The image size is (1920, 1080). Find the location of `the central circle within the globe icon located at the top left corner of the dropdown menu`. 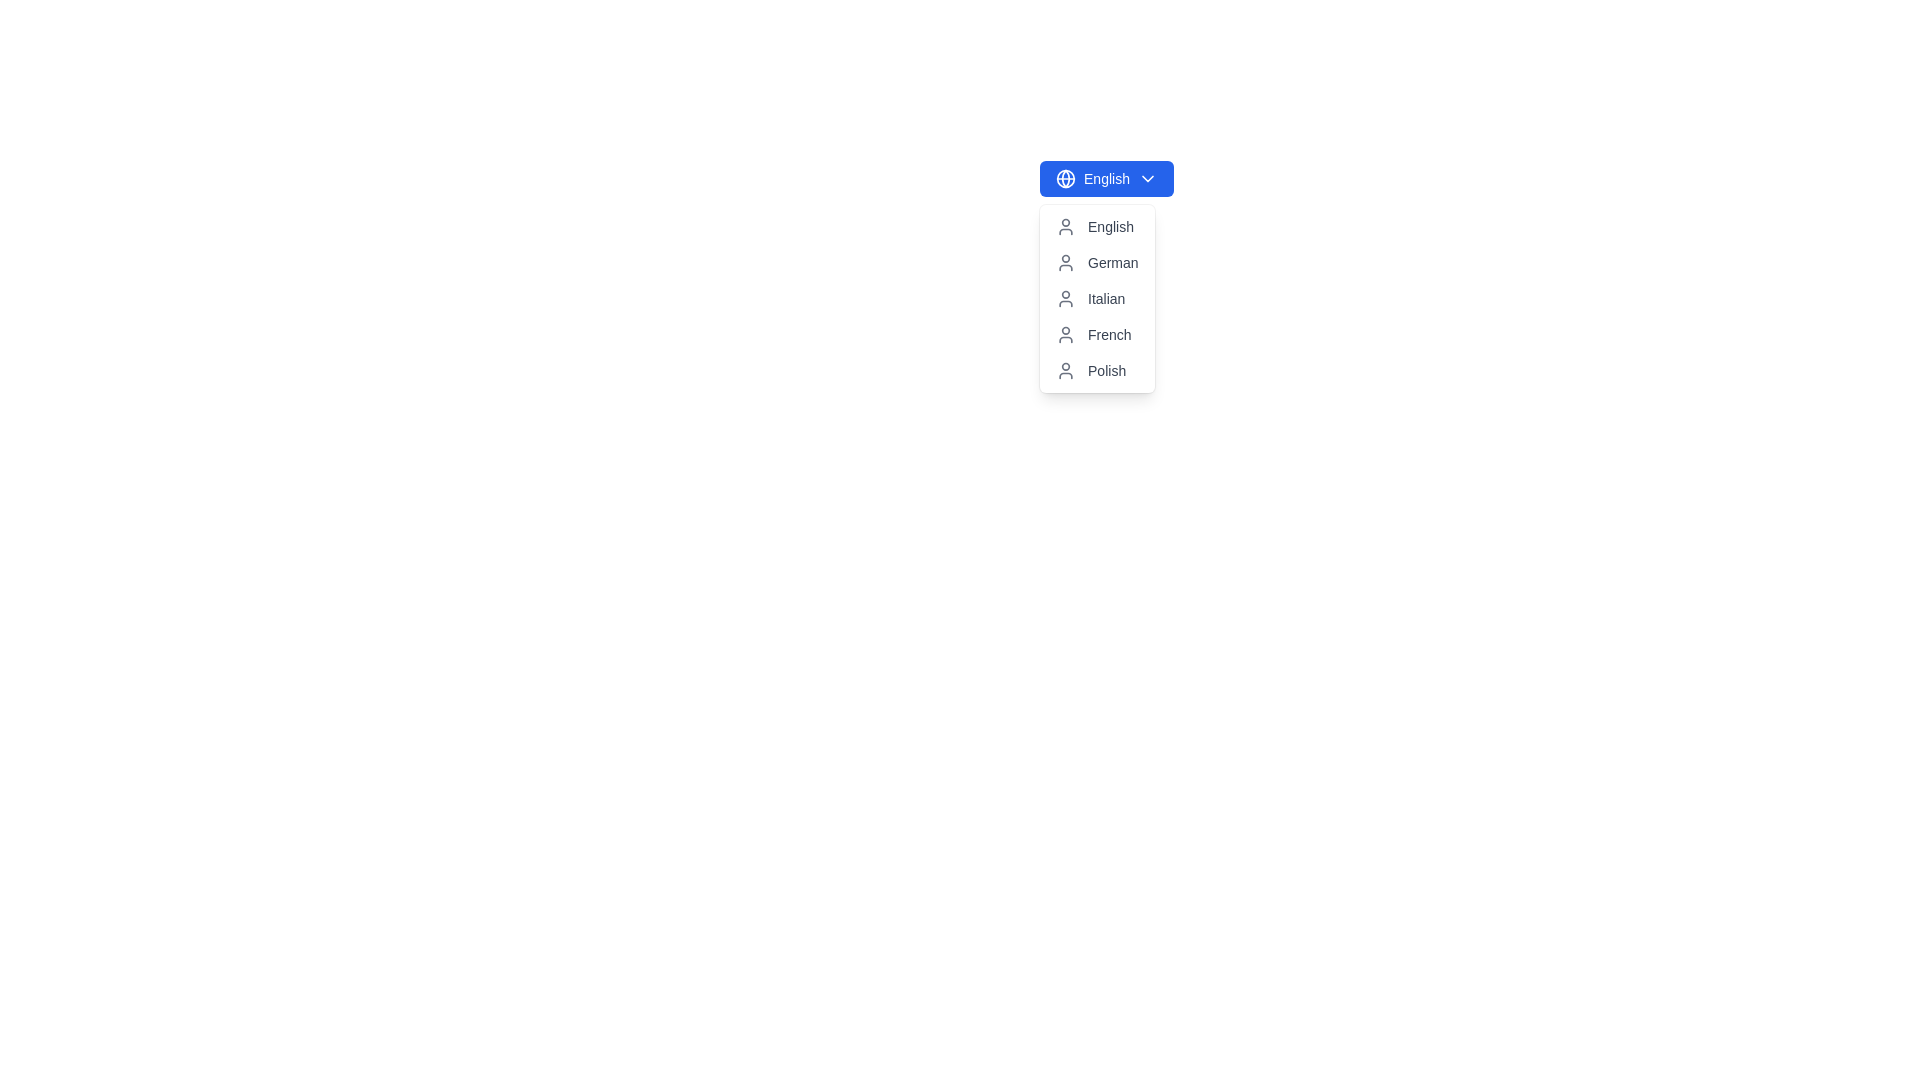

the central circle within the globe icon located at the top left corner of the dropdown menu is located at coordinates (1064, 177).